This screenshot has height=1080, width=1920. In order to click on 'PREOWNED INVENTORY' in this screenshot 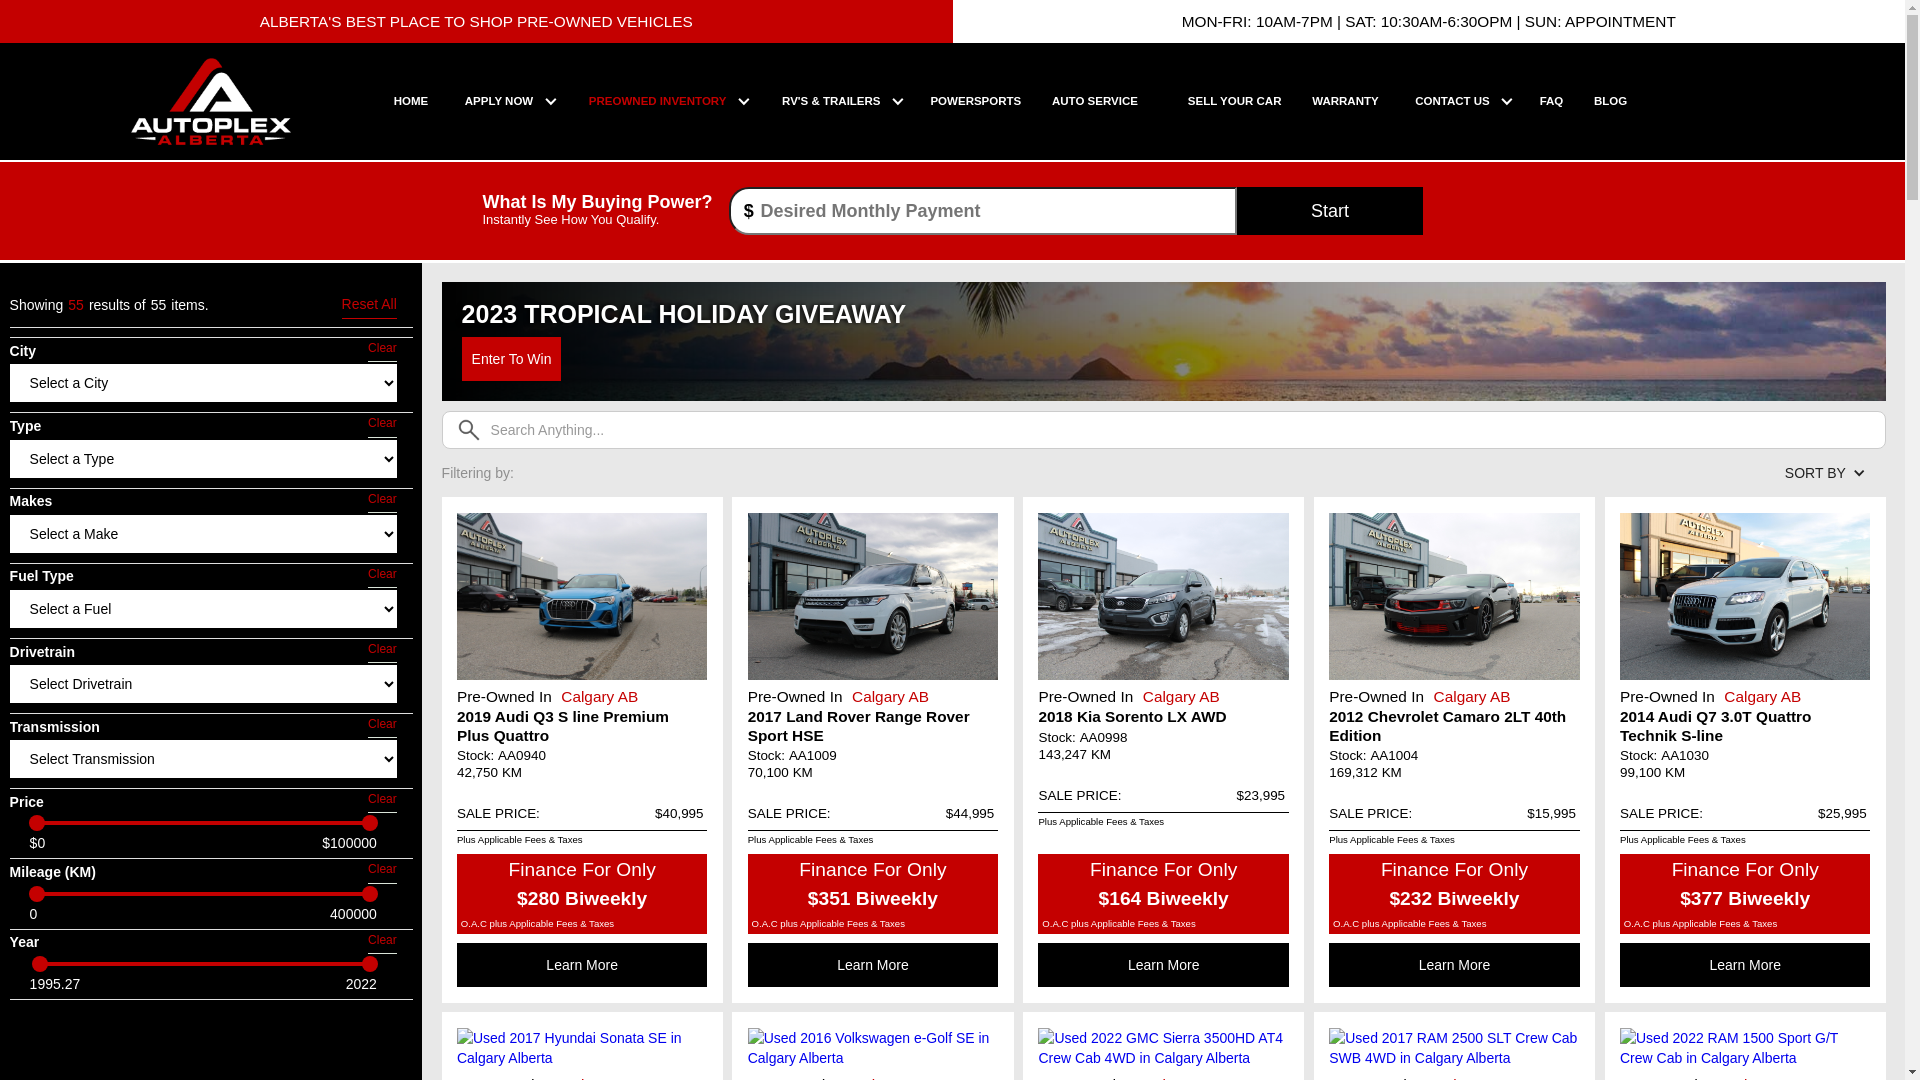, I will do `click(657, 101)`.